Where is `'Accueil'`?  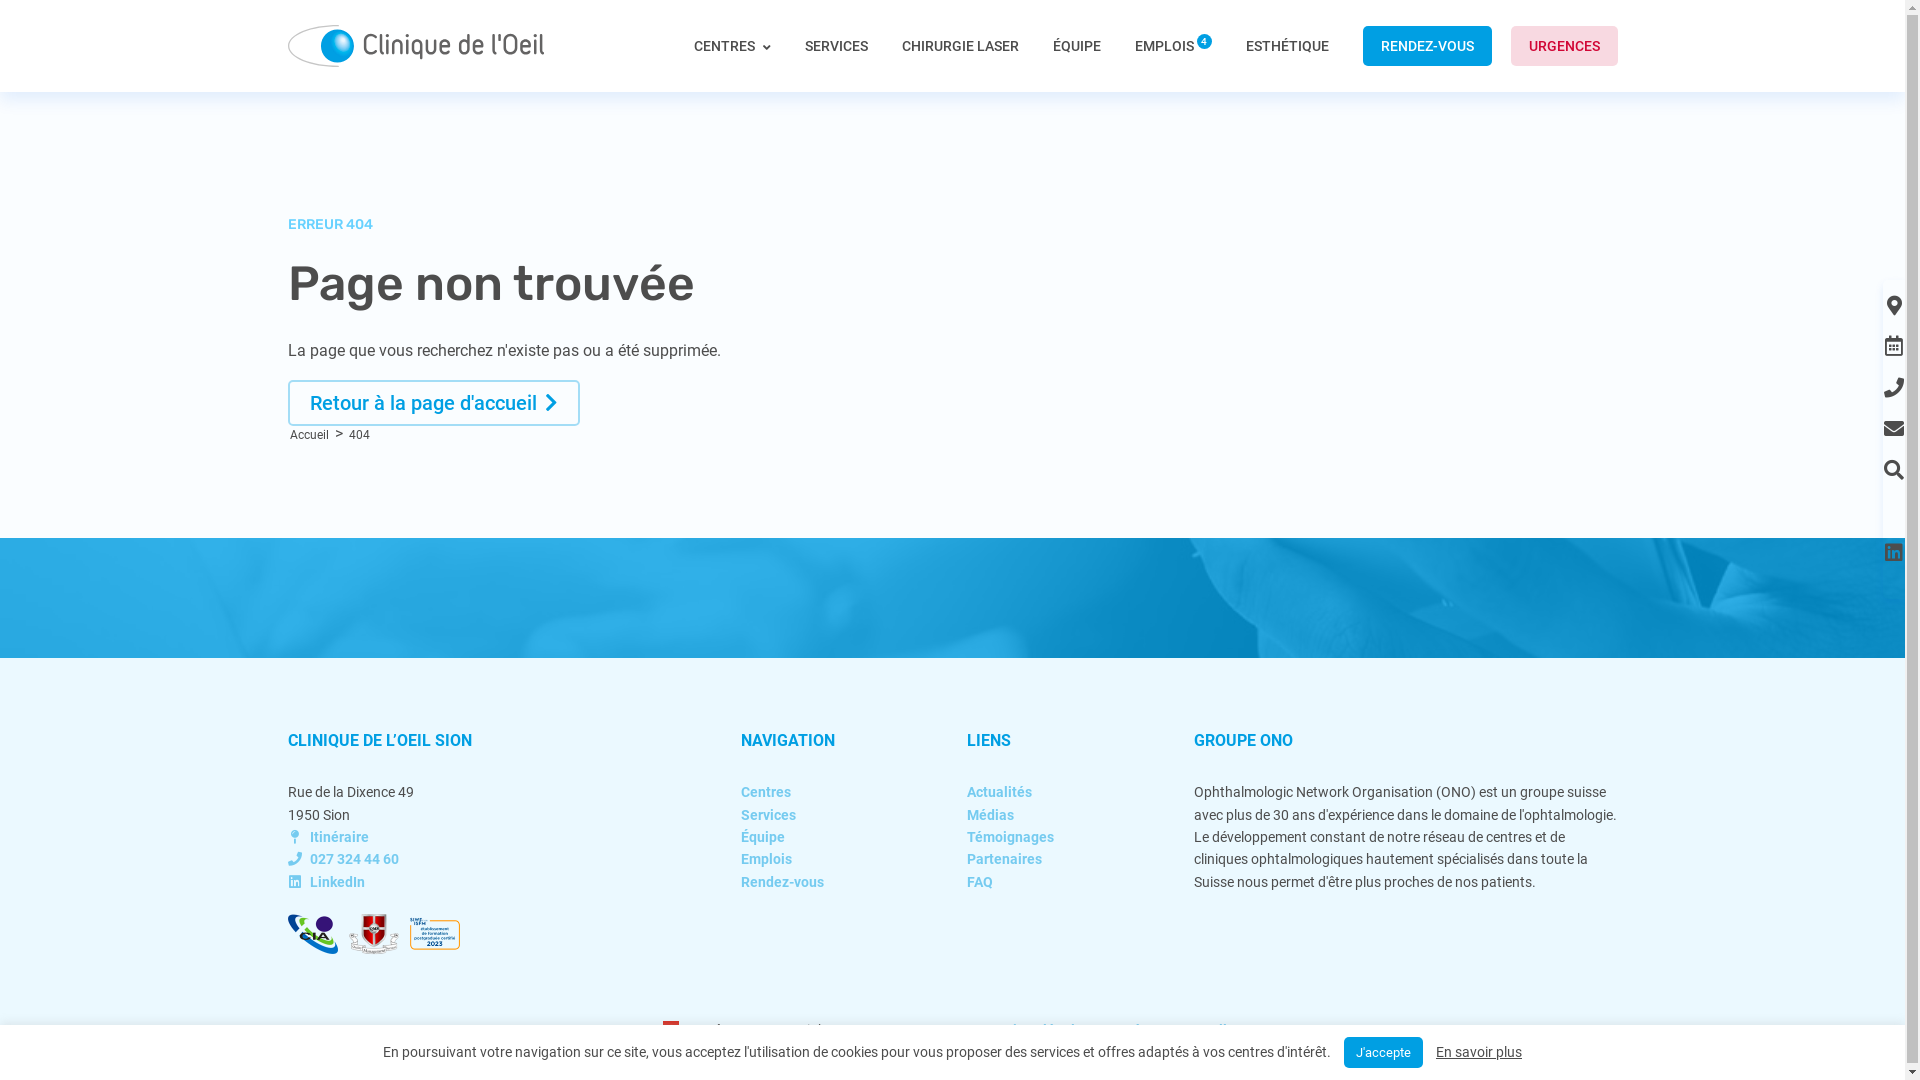
'Accueil' is located at coordinates (308, 434).